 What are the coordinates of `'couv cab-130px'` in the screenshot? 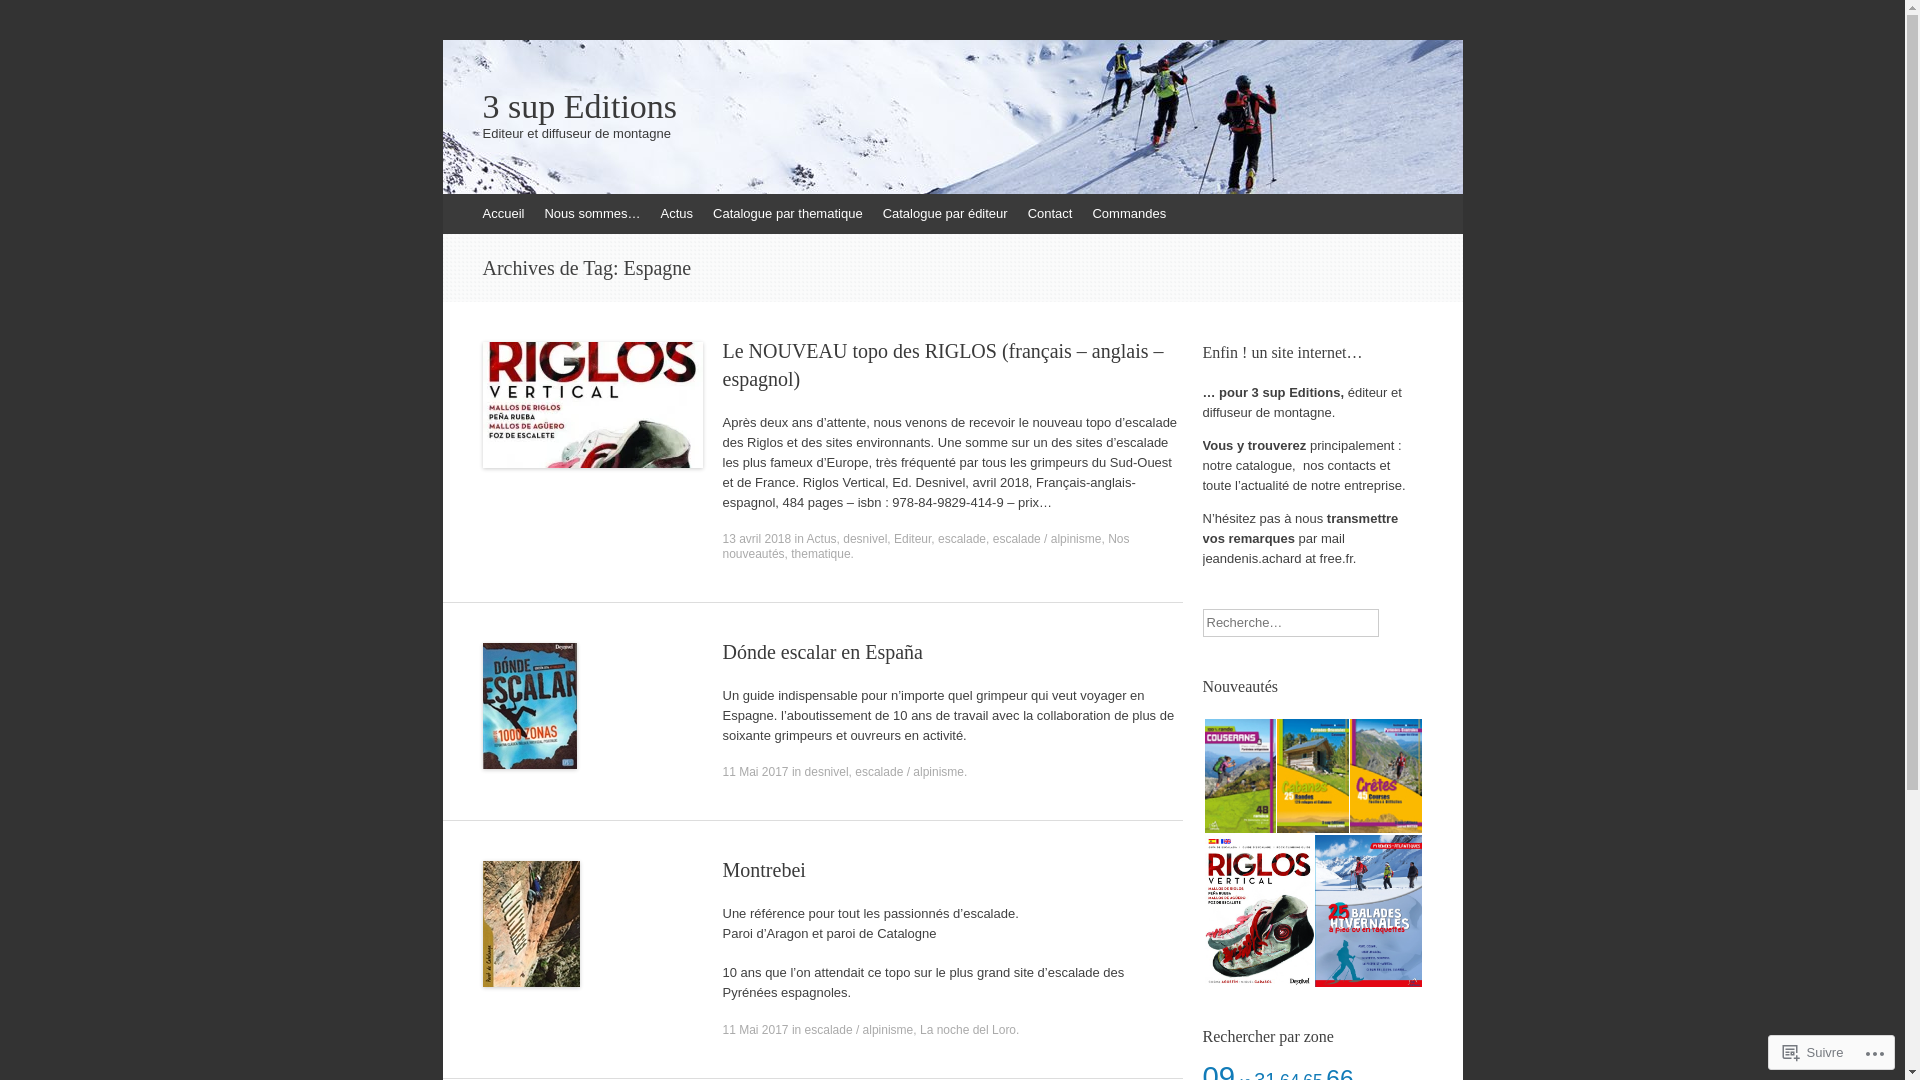 It's located at (1311, 775).